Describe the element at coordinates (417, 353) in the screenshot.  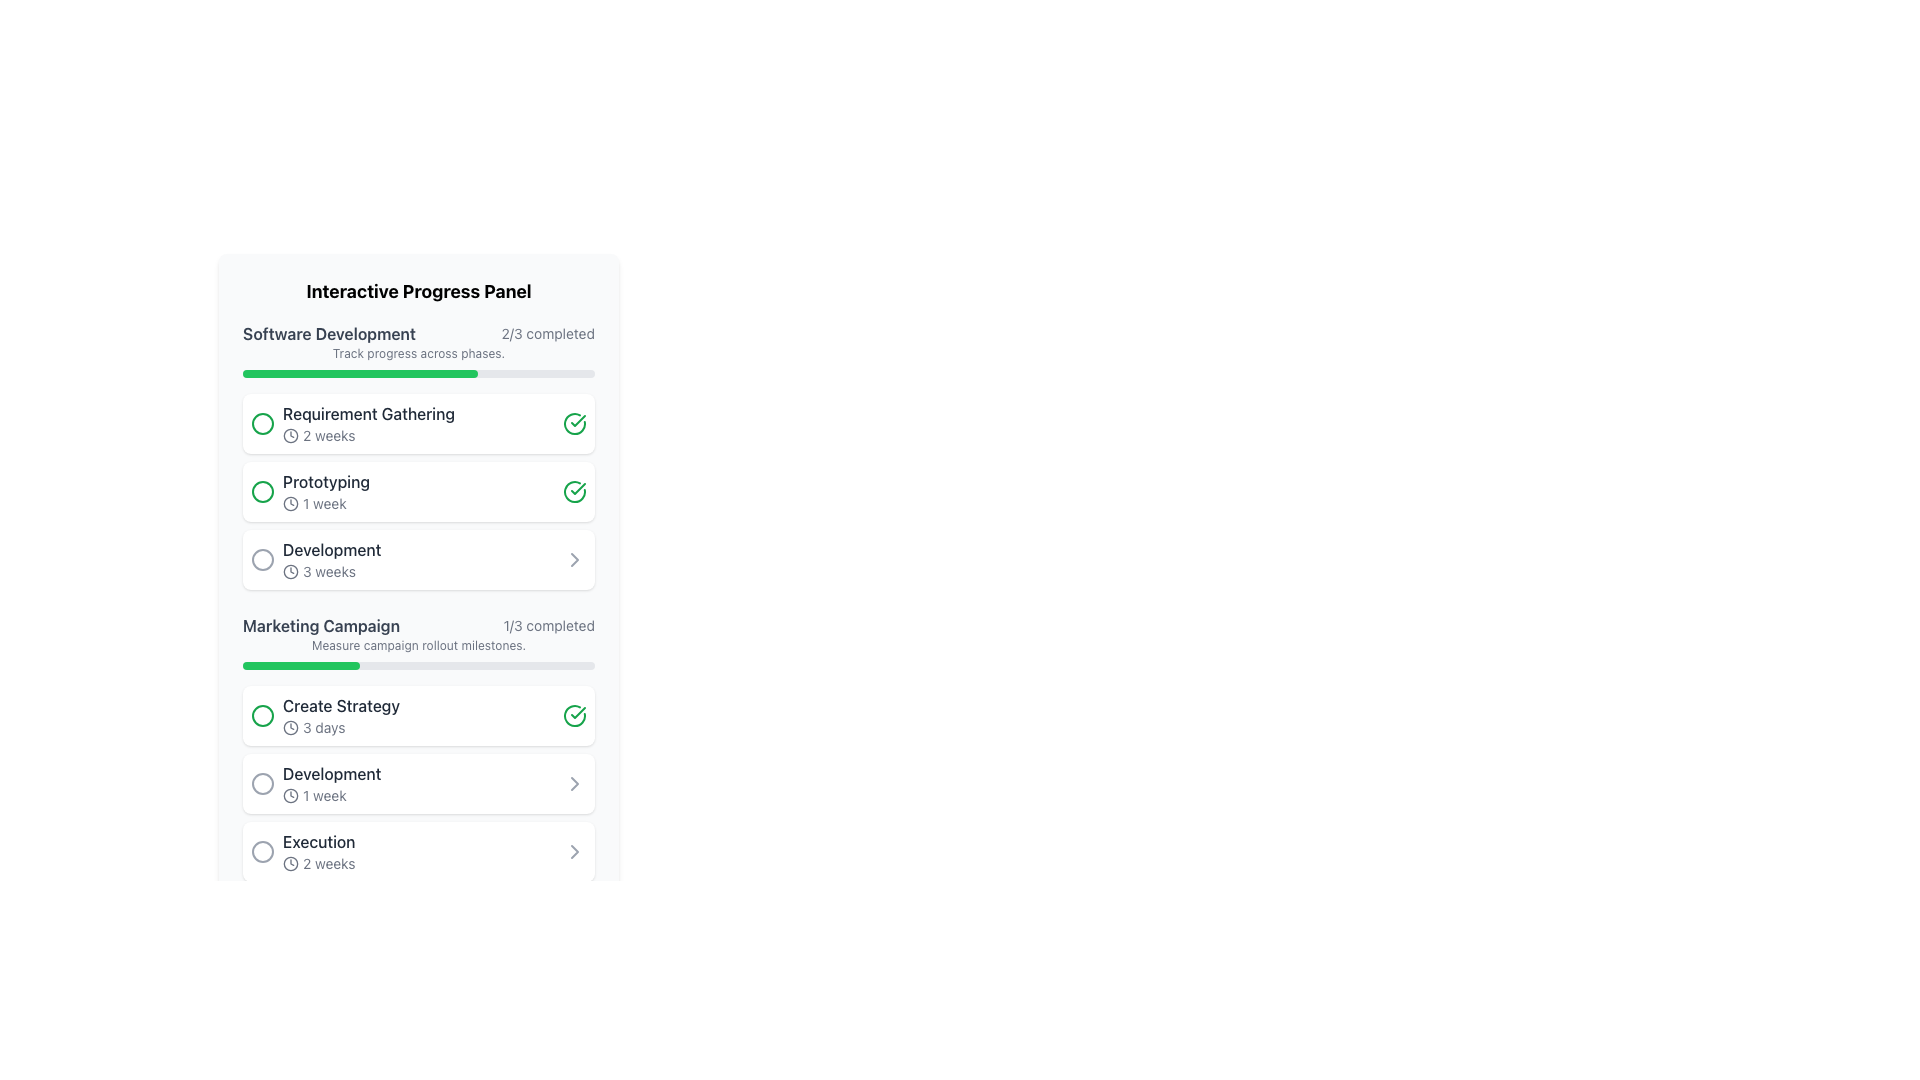
I see `information displayed in the text label 'Track progress across phases.' which is styled in small gray font and located directly beneath the 'Software Development' title and progress indicator` at that location.